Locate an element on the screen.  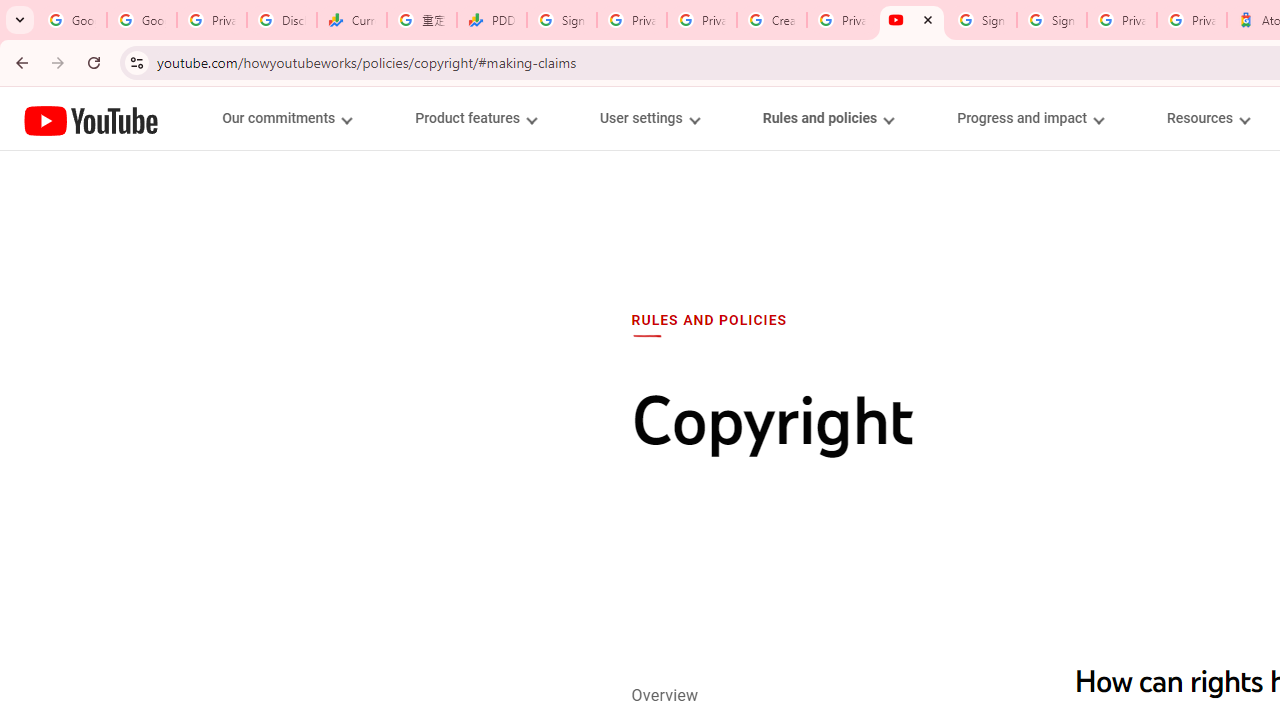
'YouTube Copyright Rules & Policies - How YouTube Works' is located at coordinates (911, 20).